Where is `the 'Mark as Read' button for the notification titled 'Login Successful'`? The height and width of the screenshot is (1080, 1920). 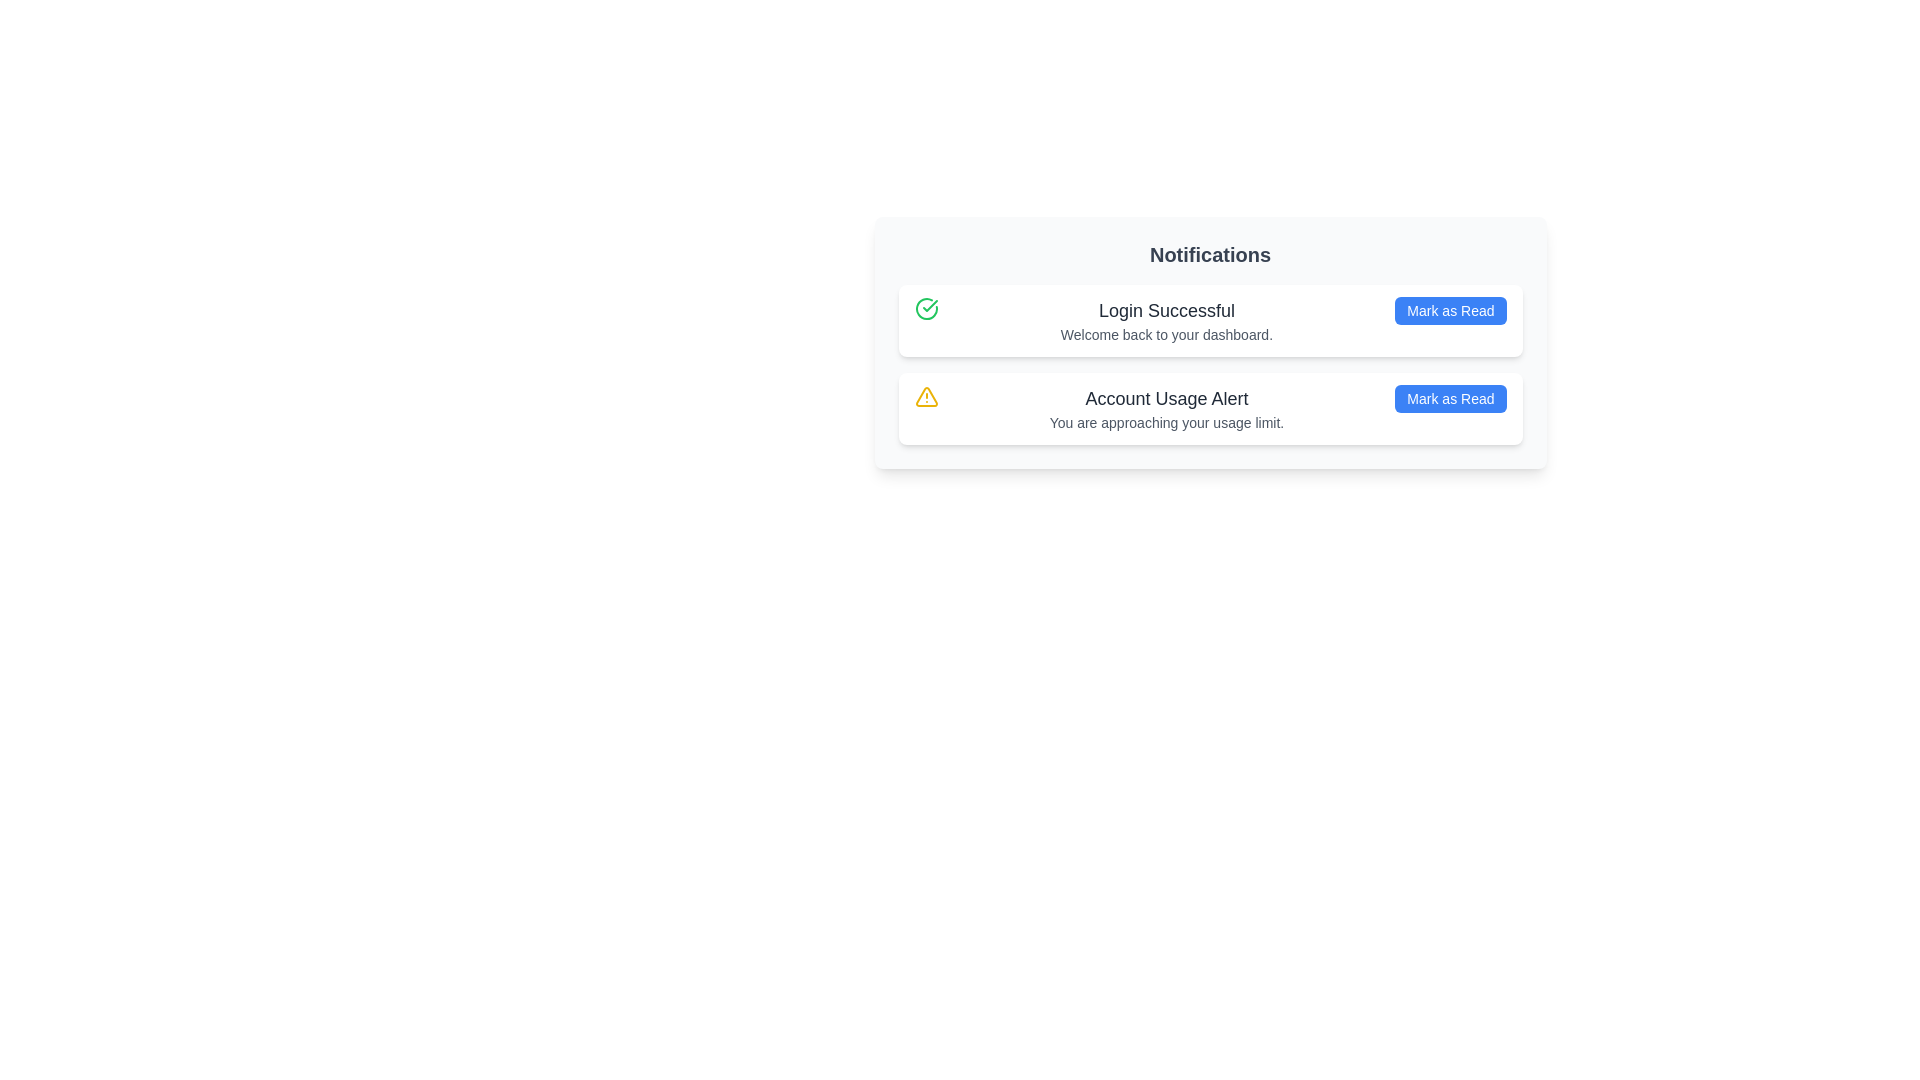 the 'Mark as Read' button for the notification titled 'Login Successful' is located at coordinates (1450, 311).